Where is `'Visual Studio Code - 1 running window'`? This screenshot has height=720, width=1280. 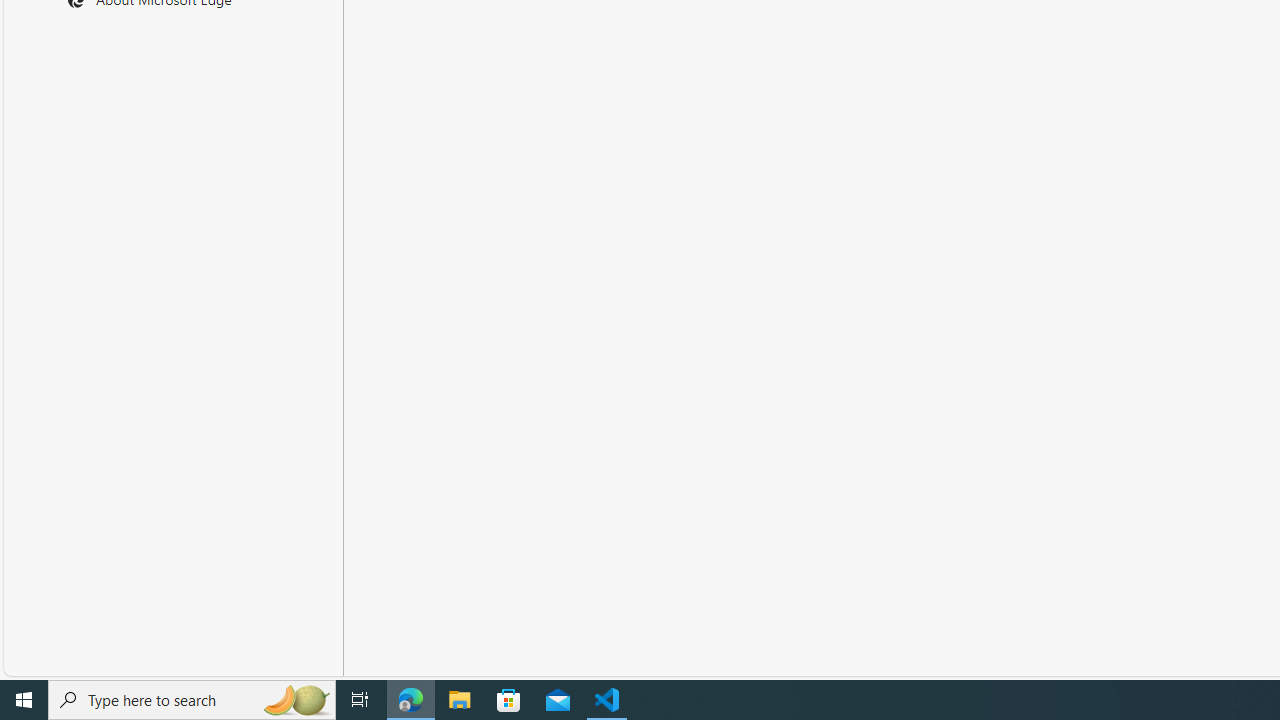 'Visual Studio Code - 1 running window' is located at coordinates (606, 698).